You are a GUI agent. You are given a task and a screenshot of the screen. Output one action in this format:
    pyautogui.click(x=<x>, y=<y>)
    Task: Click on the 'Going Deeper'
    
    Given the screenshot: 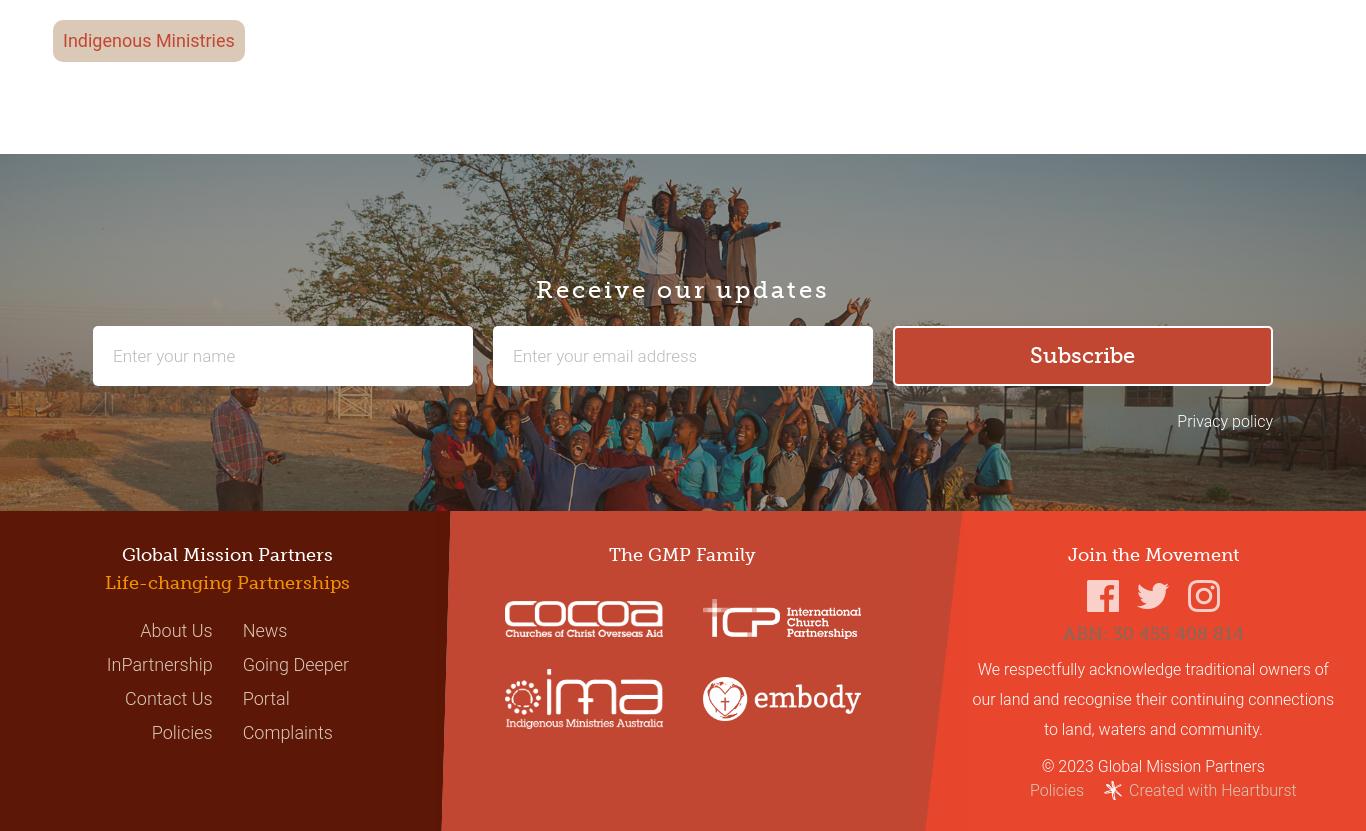 What is the action you would take?
    pyautogui.click(x=295, y=664)
    